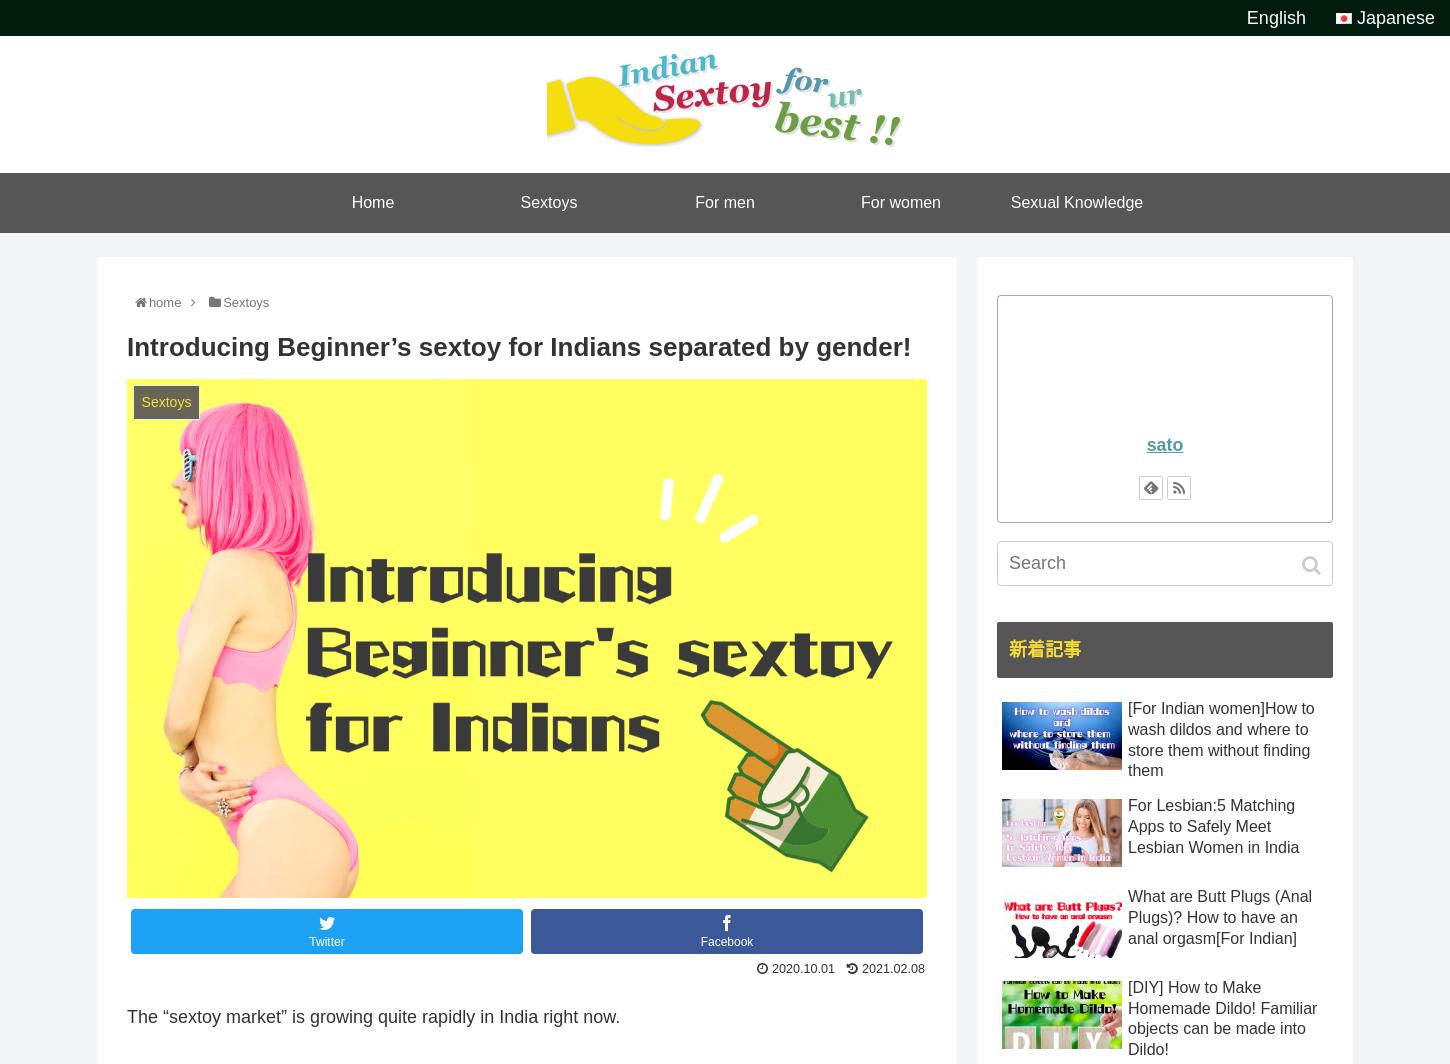 This screenshot has height=1064, width=1450. I want to click on 'Facebook', so click(726, 941).